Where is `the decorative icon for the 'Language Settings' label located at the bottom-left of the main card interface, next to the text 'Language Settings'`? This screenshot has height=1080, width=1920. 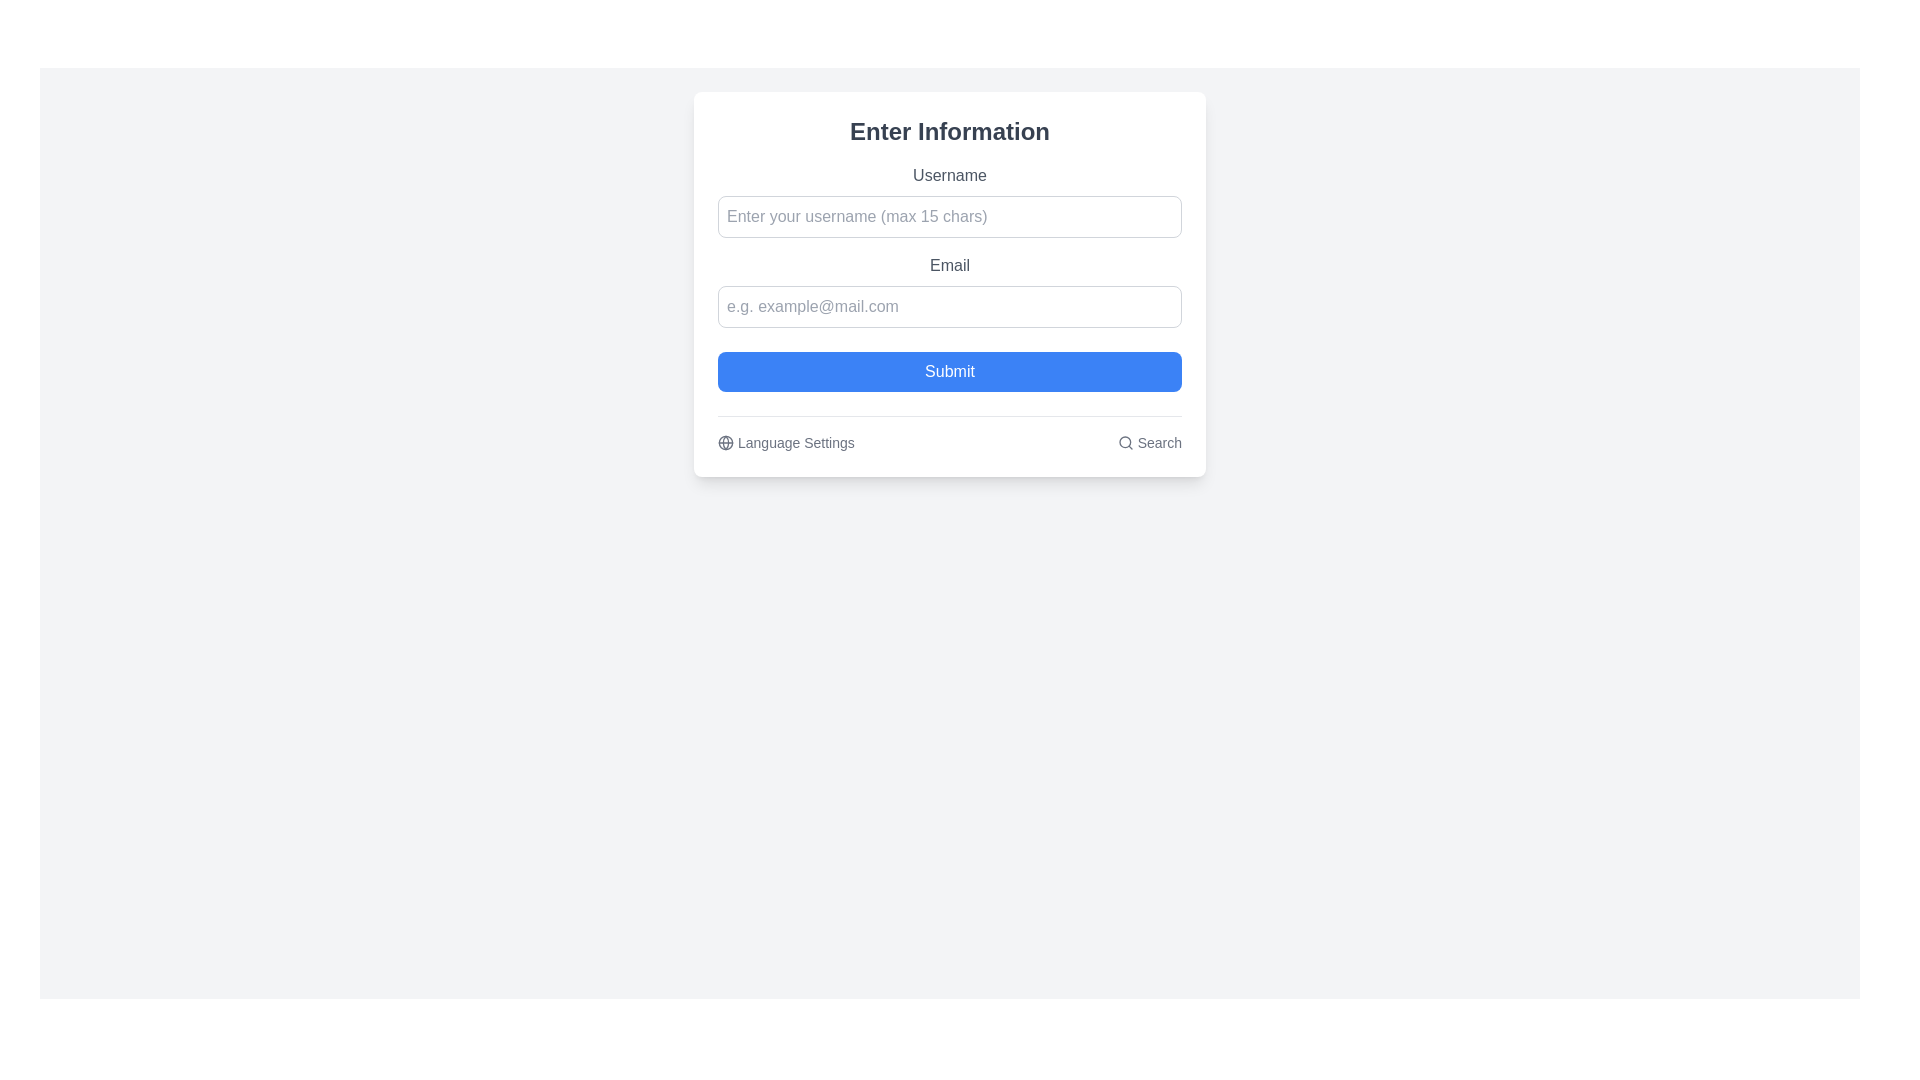
the decorative icon for the 'Language Settings' label located at the bottom-left of the main card interface, next to the text 'Language Settings' is located at coordinates (724, 442).